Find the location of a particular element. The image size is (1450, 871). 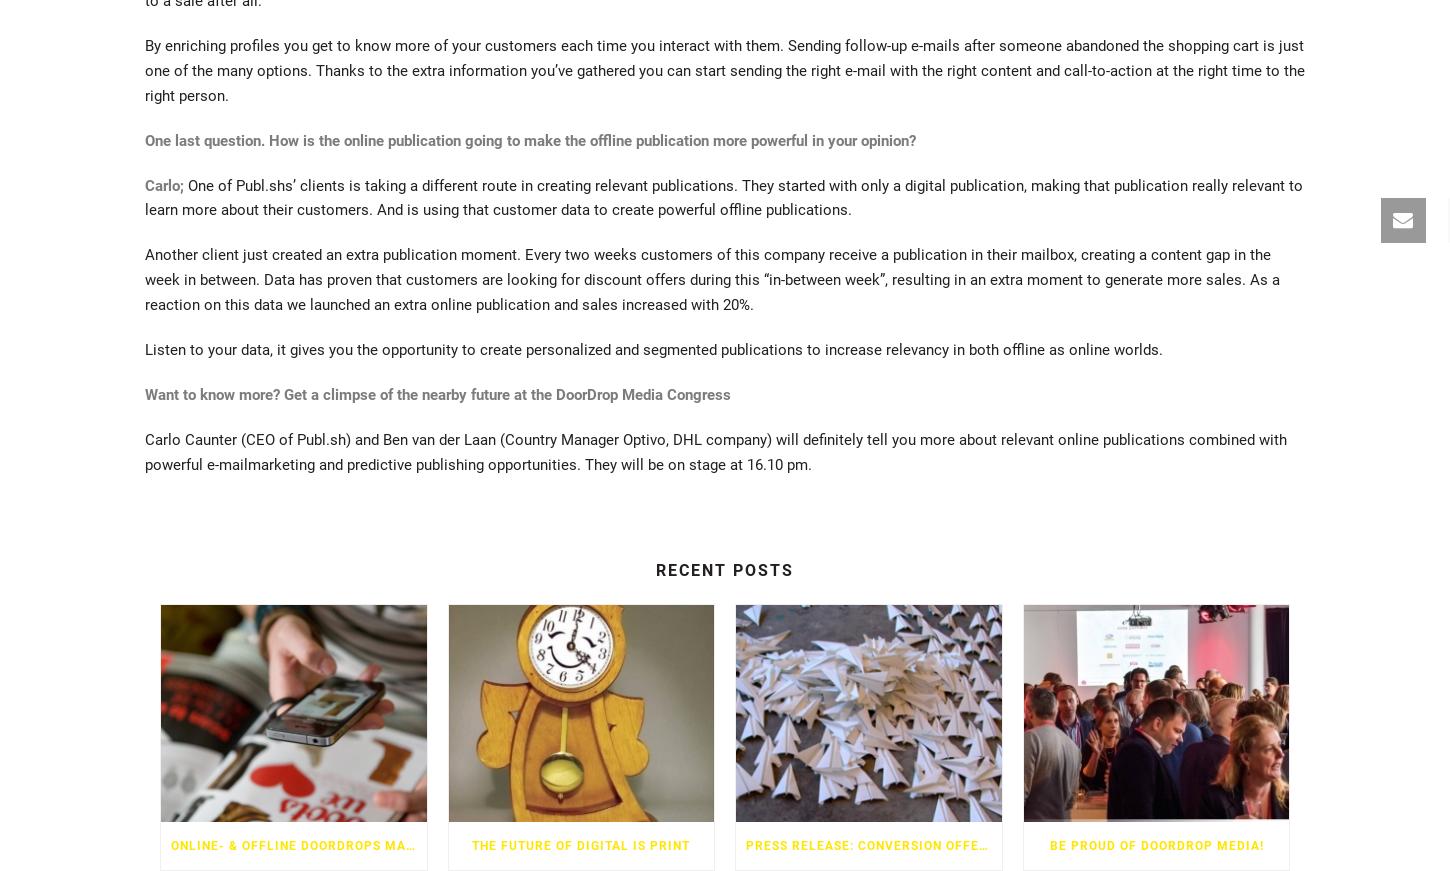

'The future of digital is print' is located at coordinates (581, 844).